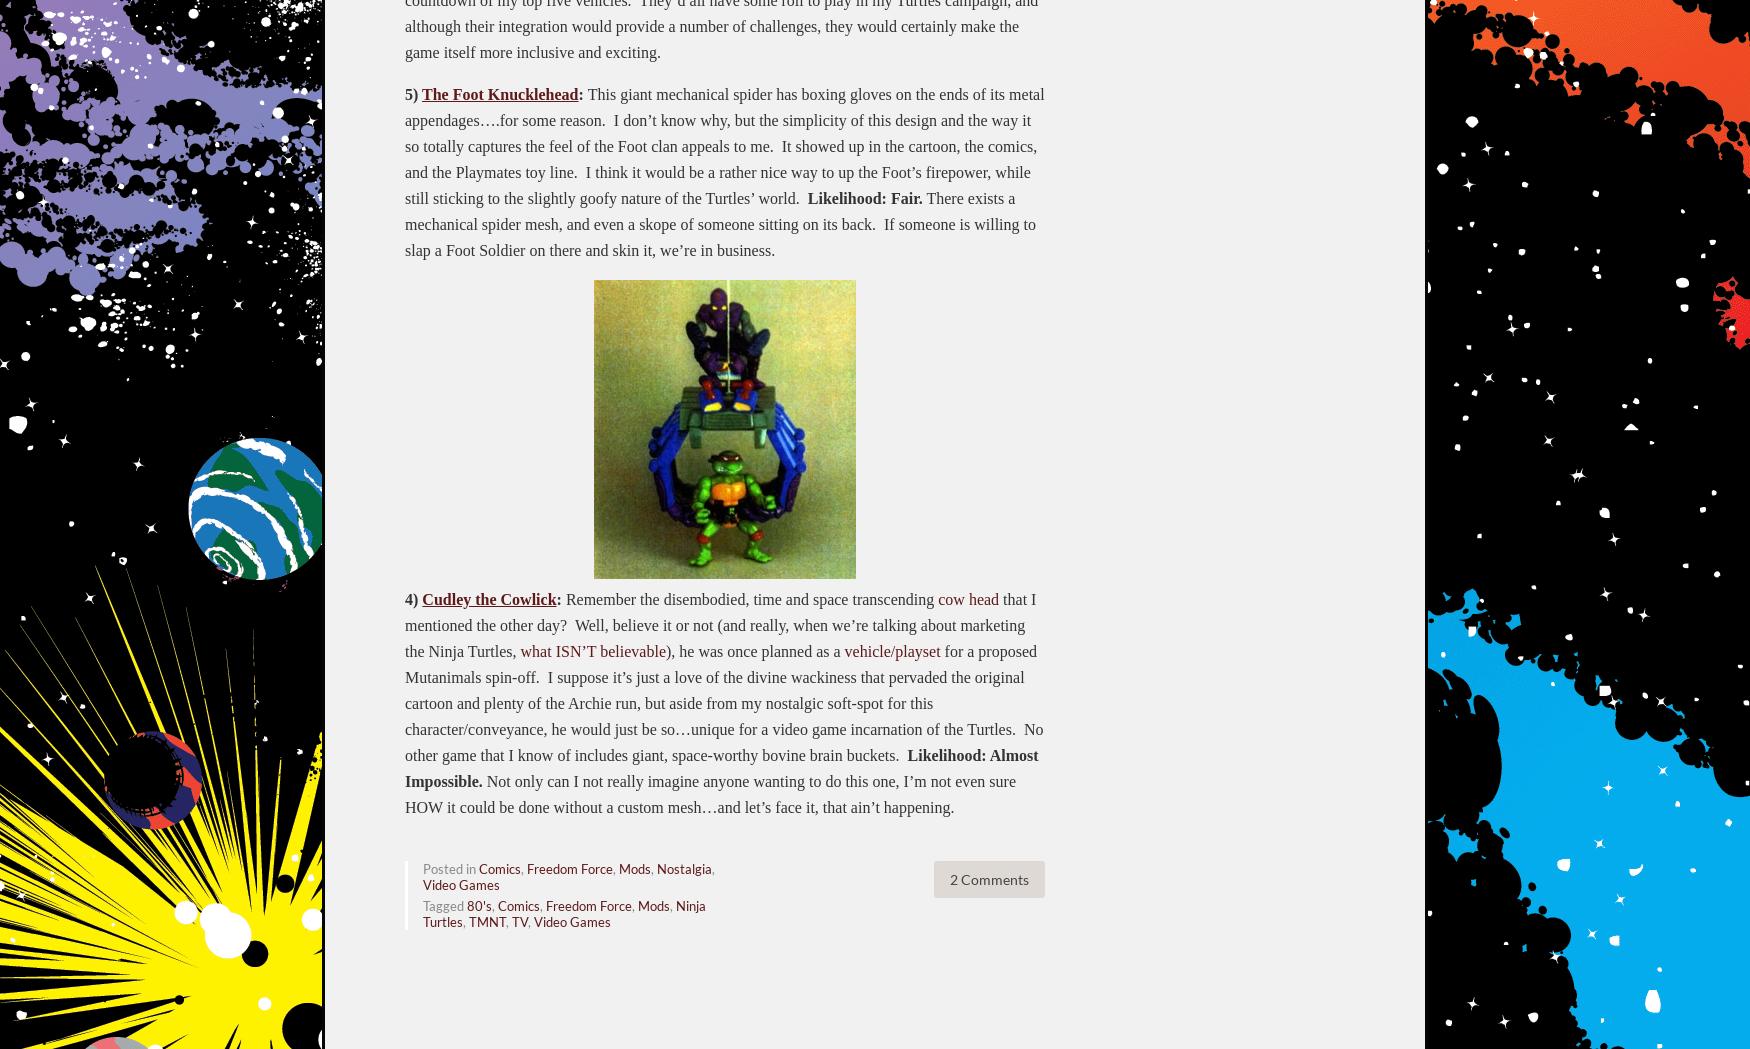  I want to click on '), he was once planned as a', so click(753, 649).